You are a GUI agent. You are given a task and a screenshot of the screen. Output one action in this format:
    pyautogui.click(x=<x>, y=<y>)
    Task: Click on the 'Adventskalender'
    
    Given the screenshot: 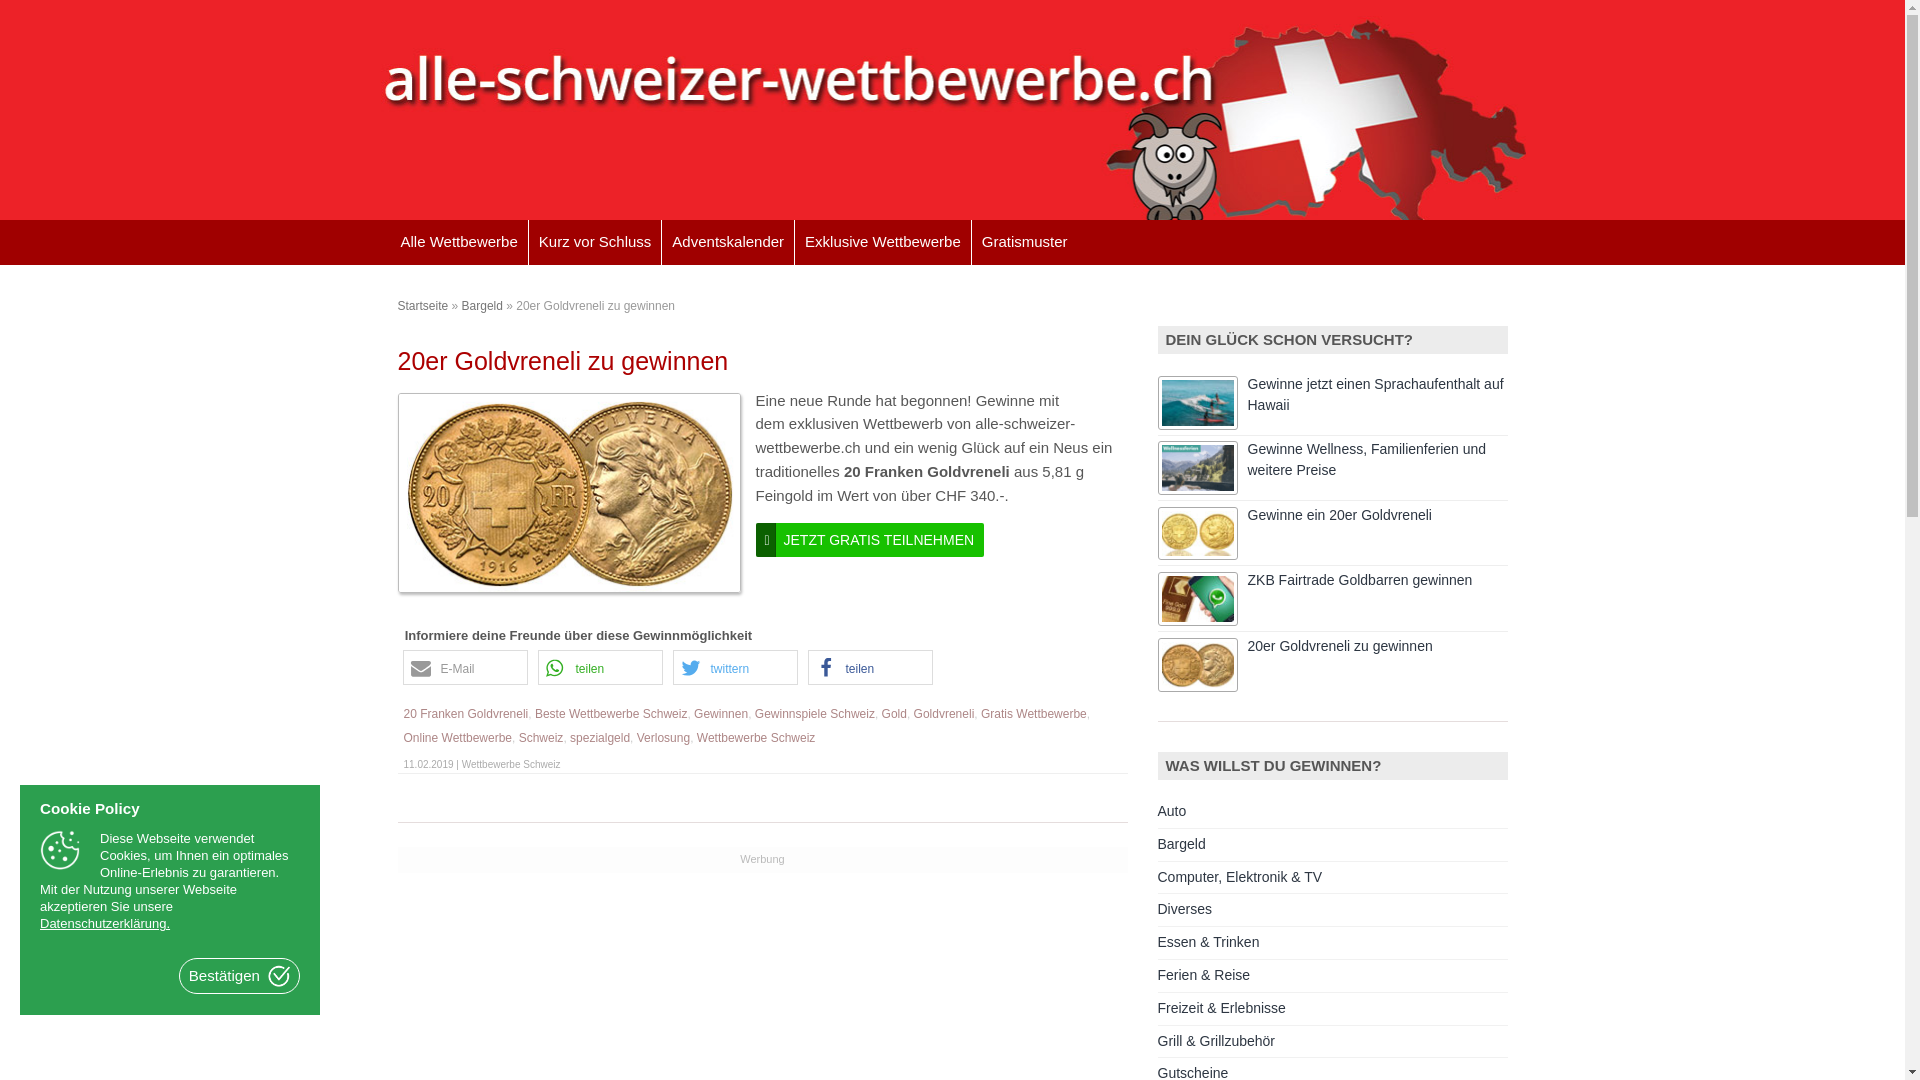 What is the action you would take?
    pyautogui.click(x=727, y=240)
    